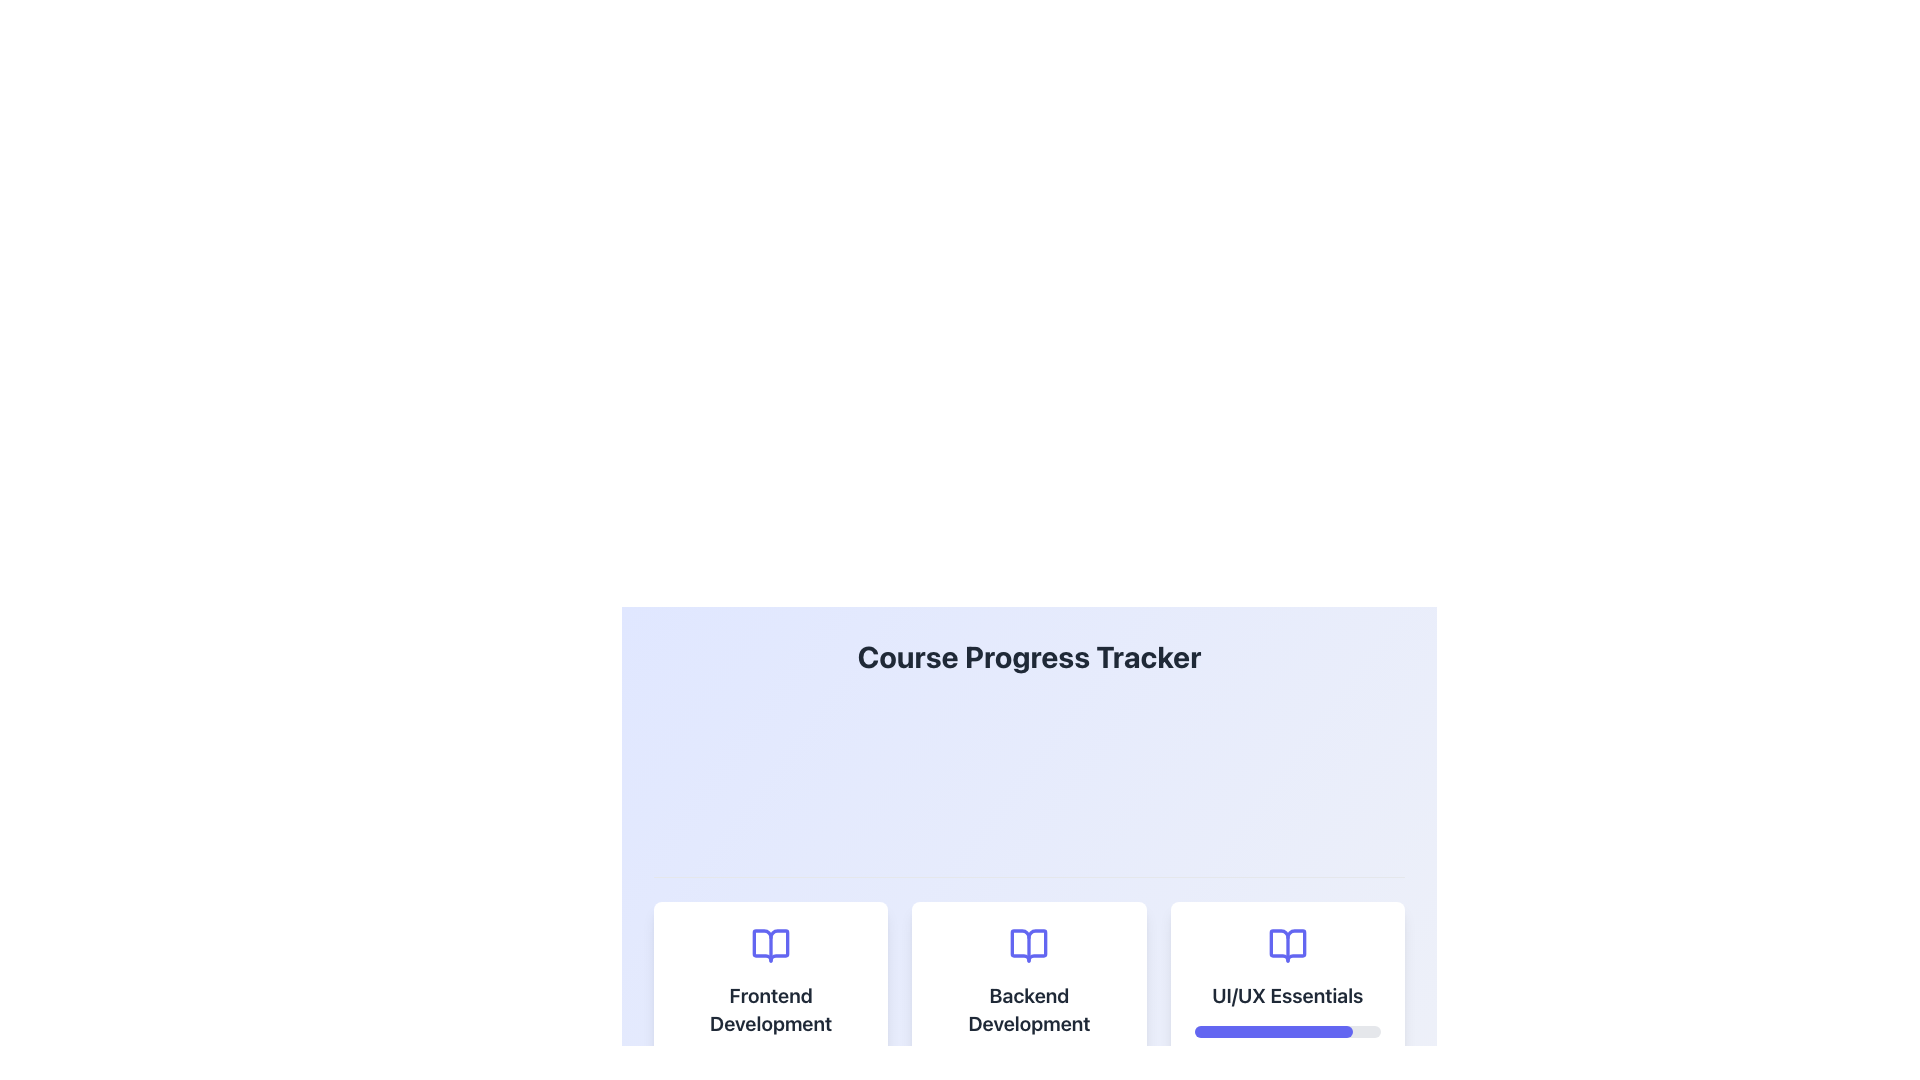 The width and height of the screenshot is (1920, 1080). Describe the element at coordinates (1029, 656) in the screenshot. I see `the Static Text Header that introduces and labels the course tracking section, positioned at the top-center of the course cards area` at that location.